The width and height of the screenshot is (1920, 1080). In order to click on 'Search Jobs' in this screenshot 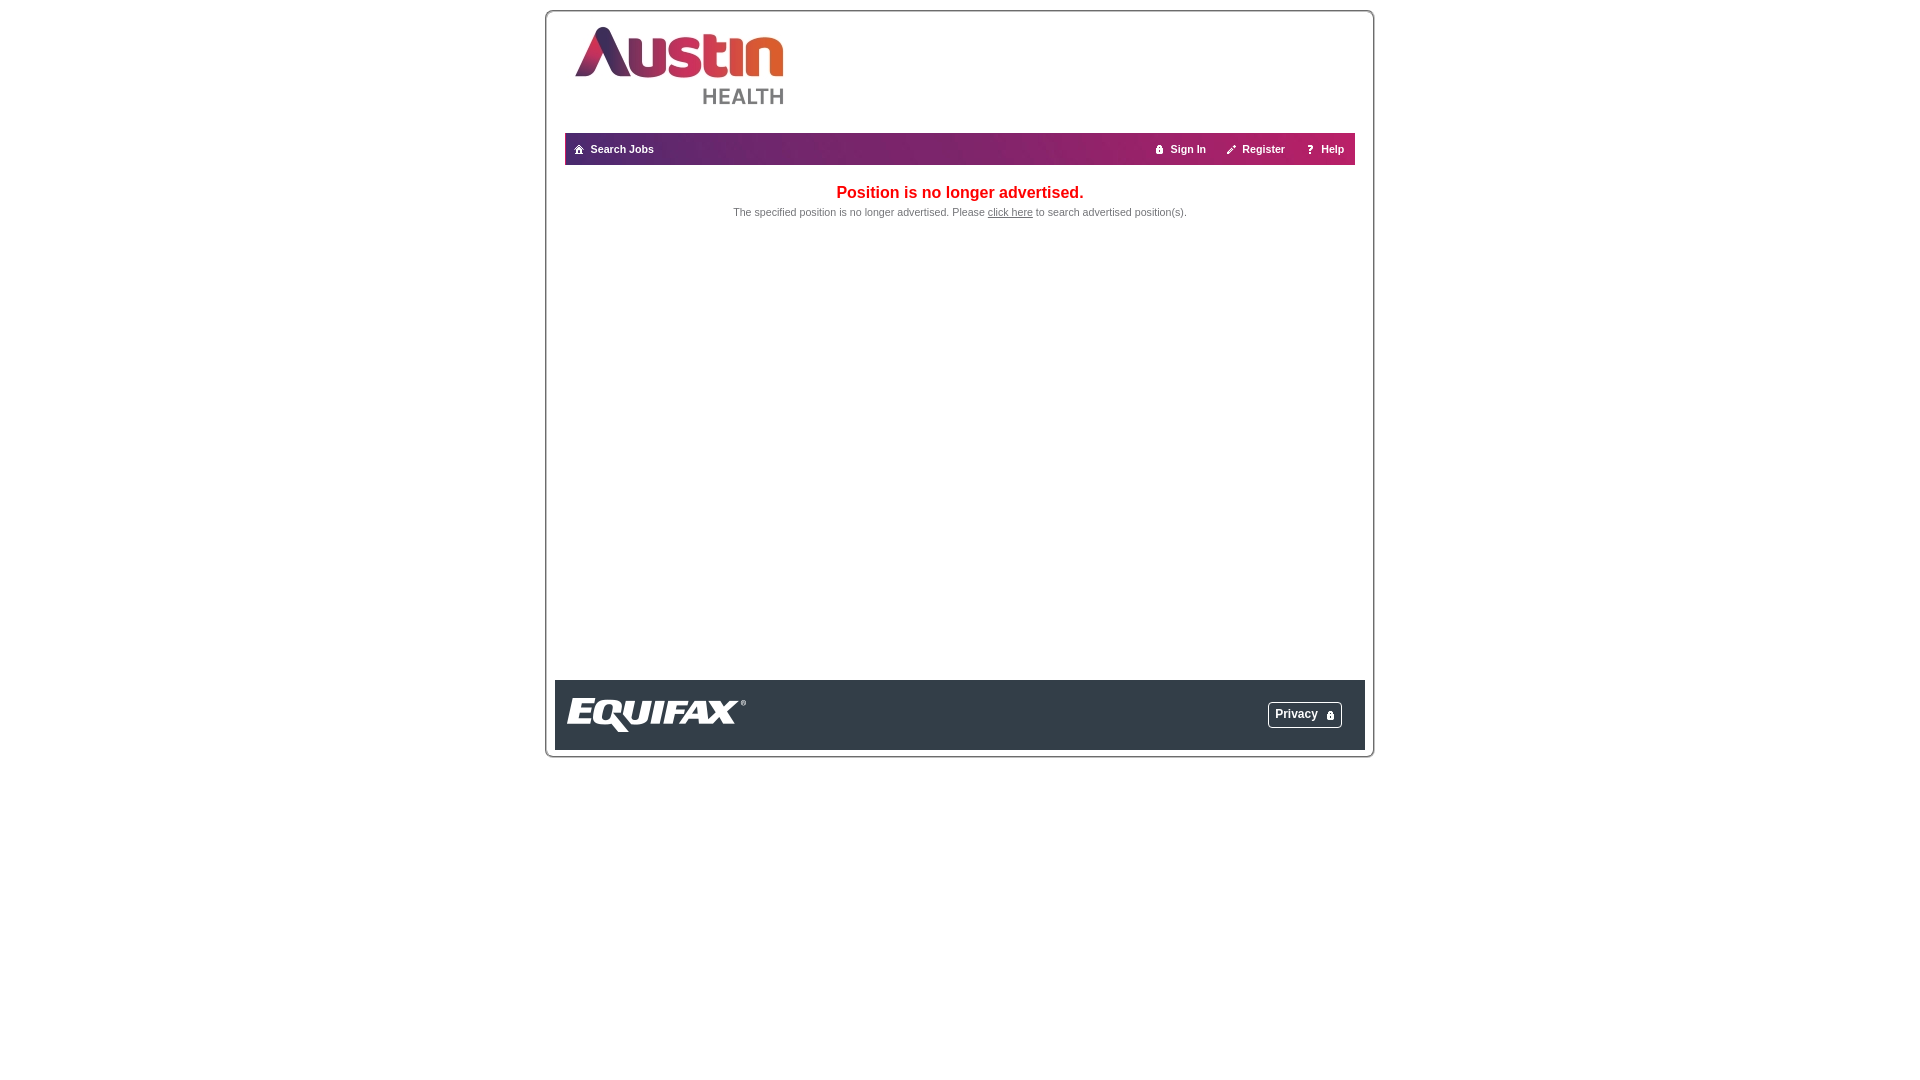, I will do `click(564, 148)`.